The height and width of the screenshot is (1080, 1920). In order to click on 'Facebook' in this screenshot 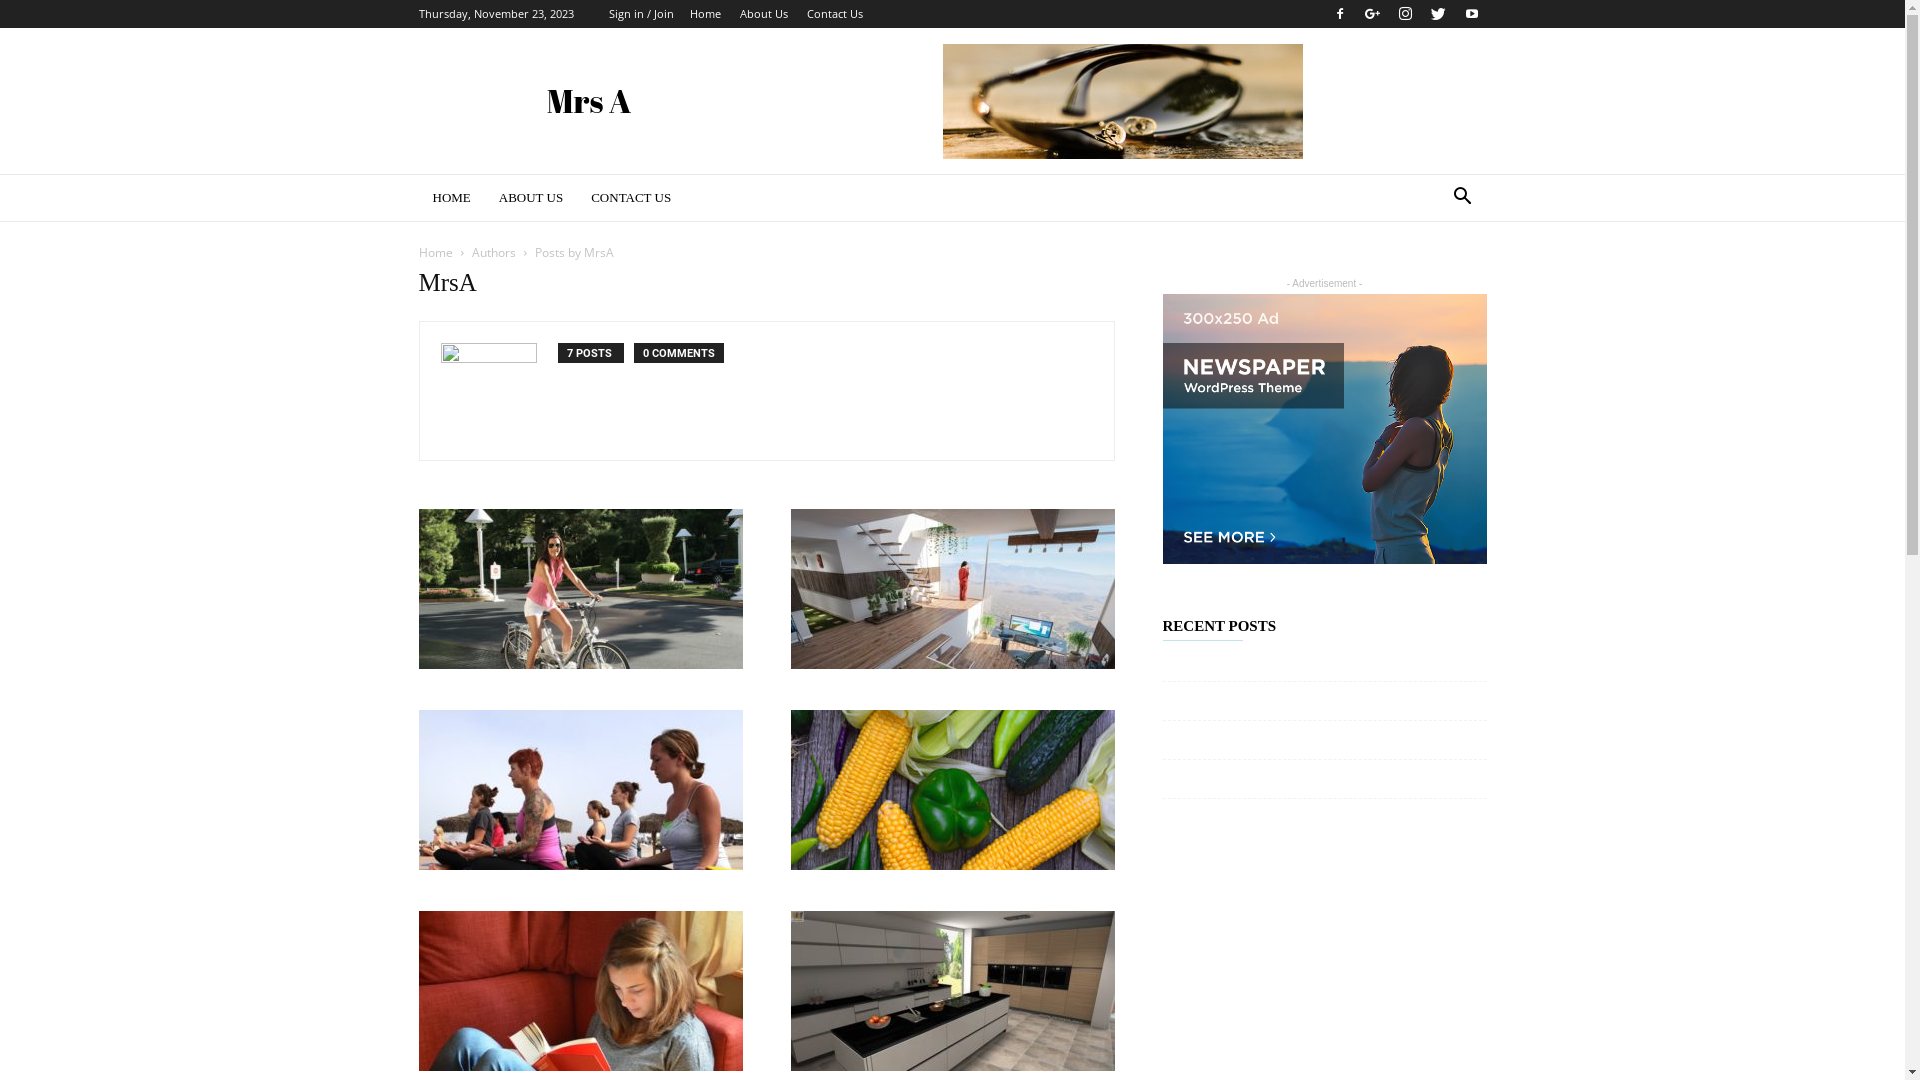, I will do `click(1324, 14)`.